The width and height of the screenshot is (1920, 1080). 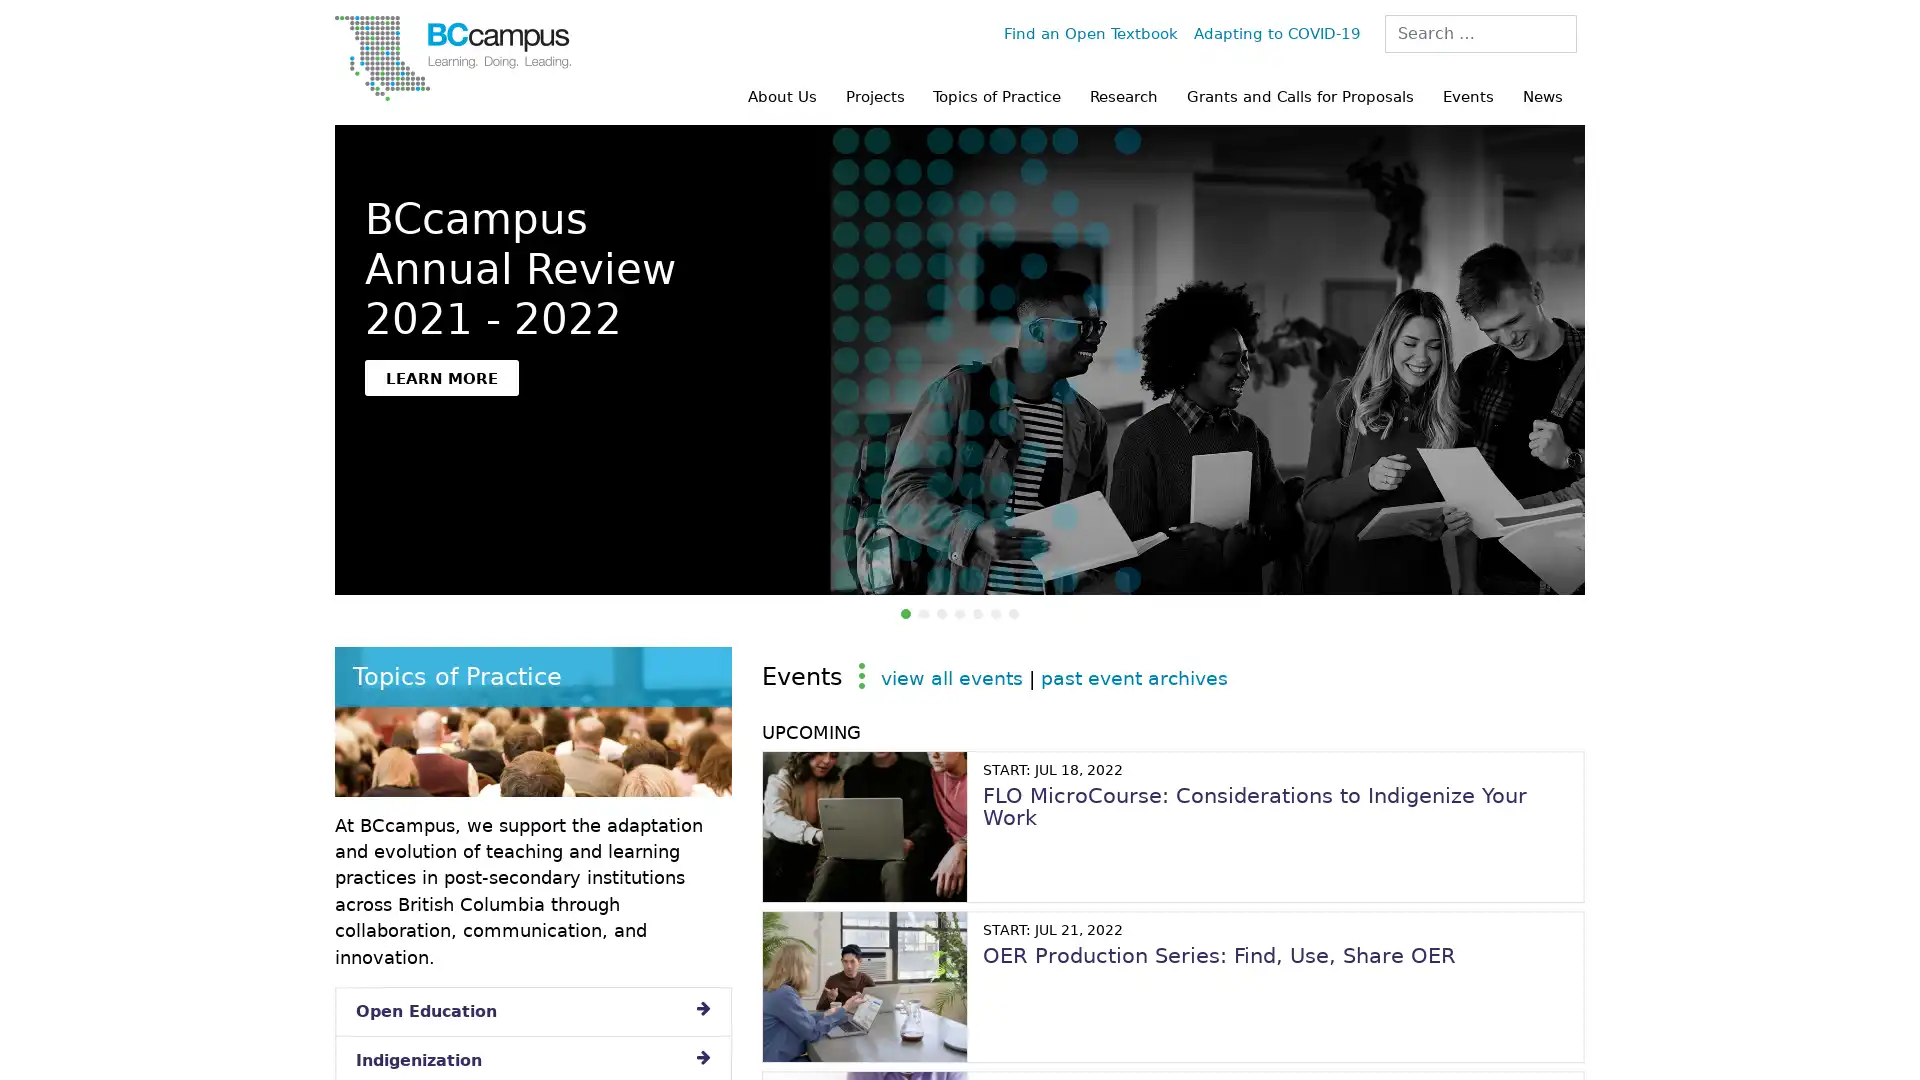 What do you see at coordinates (905, 612) in the screenshot?
I see `BCcampus Annual Review` at bounding box center [905, 612].